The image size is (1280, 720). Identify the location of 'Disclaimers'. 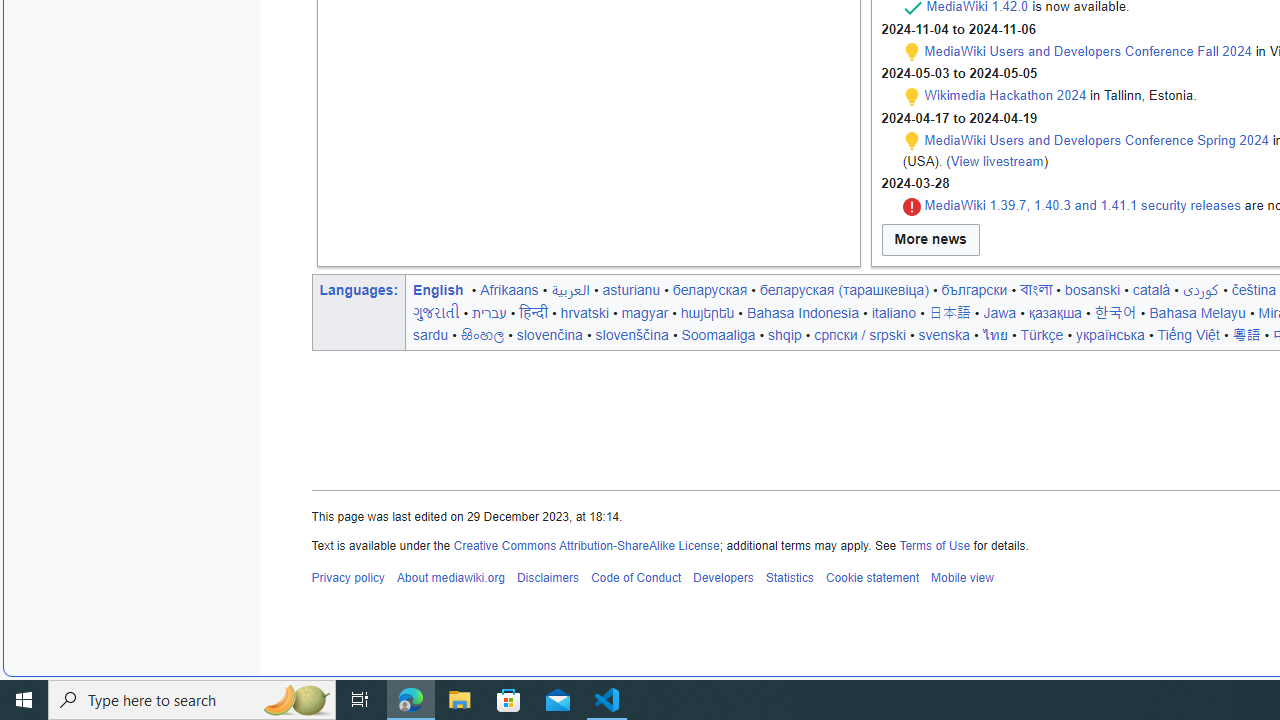
(547, 578).